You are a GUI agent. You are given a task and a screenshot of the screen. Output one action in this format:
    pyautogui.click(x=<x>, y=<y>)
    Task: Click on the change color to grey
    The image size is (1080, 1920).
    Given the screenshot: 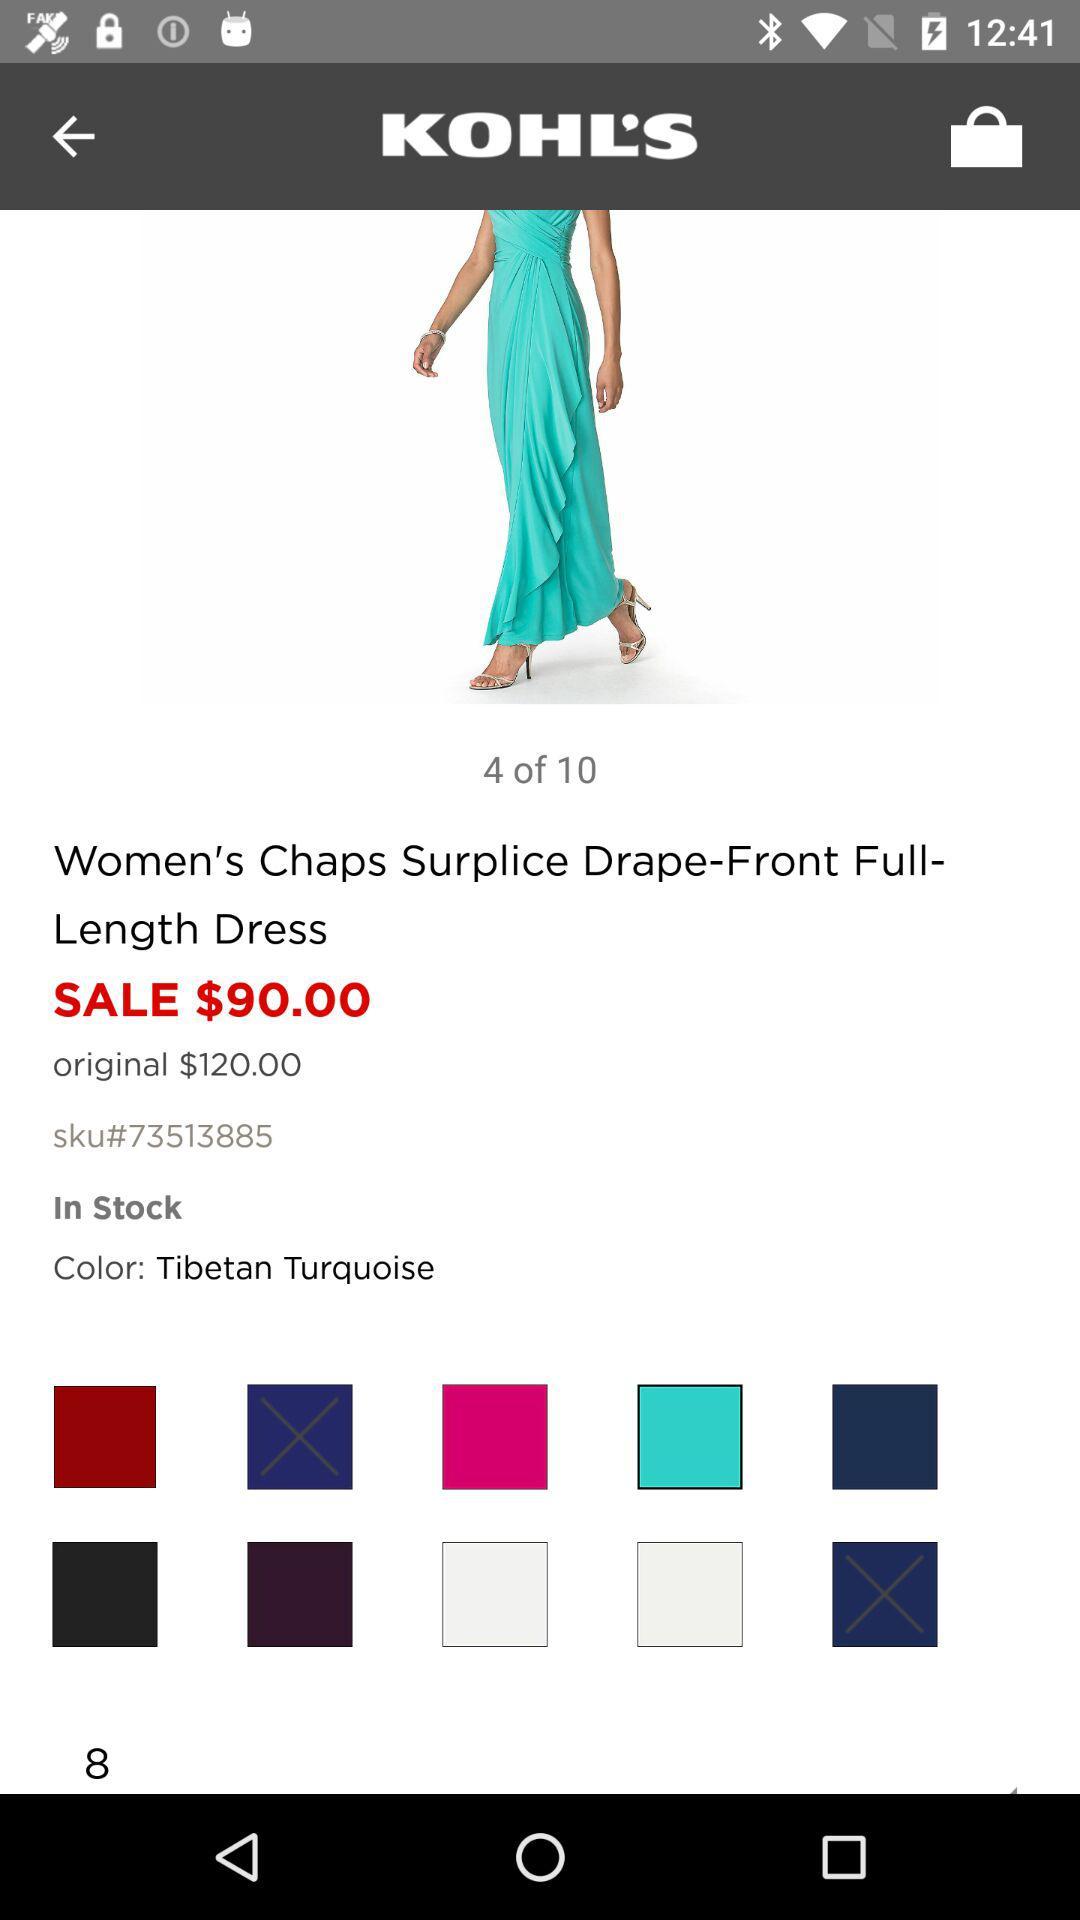 What is the action you would take?
    pyautogui.click(x=494, y=1593)
    